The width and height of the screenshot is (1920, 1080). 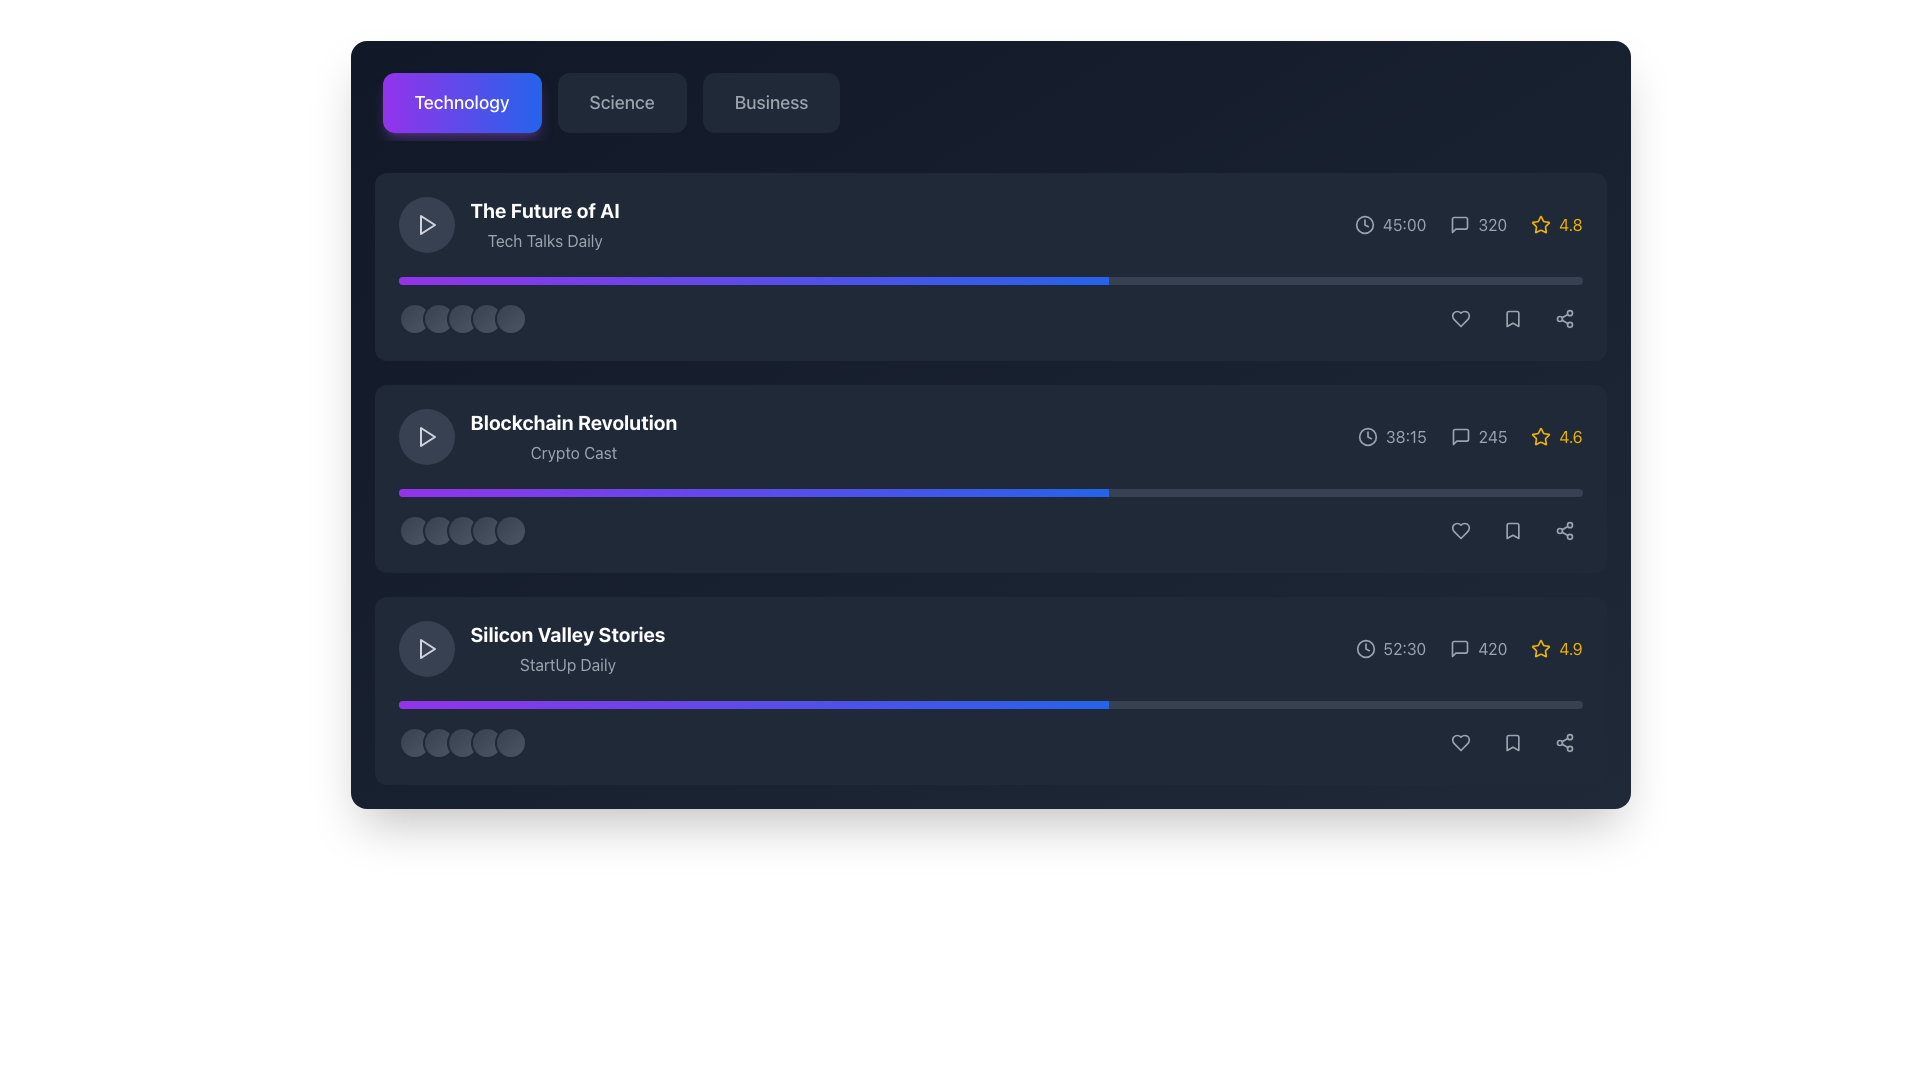 I want to click on the clock icon located to the left of the time text '45:00' in the first content card on the interface, so click(x=1363, y=224).